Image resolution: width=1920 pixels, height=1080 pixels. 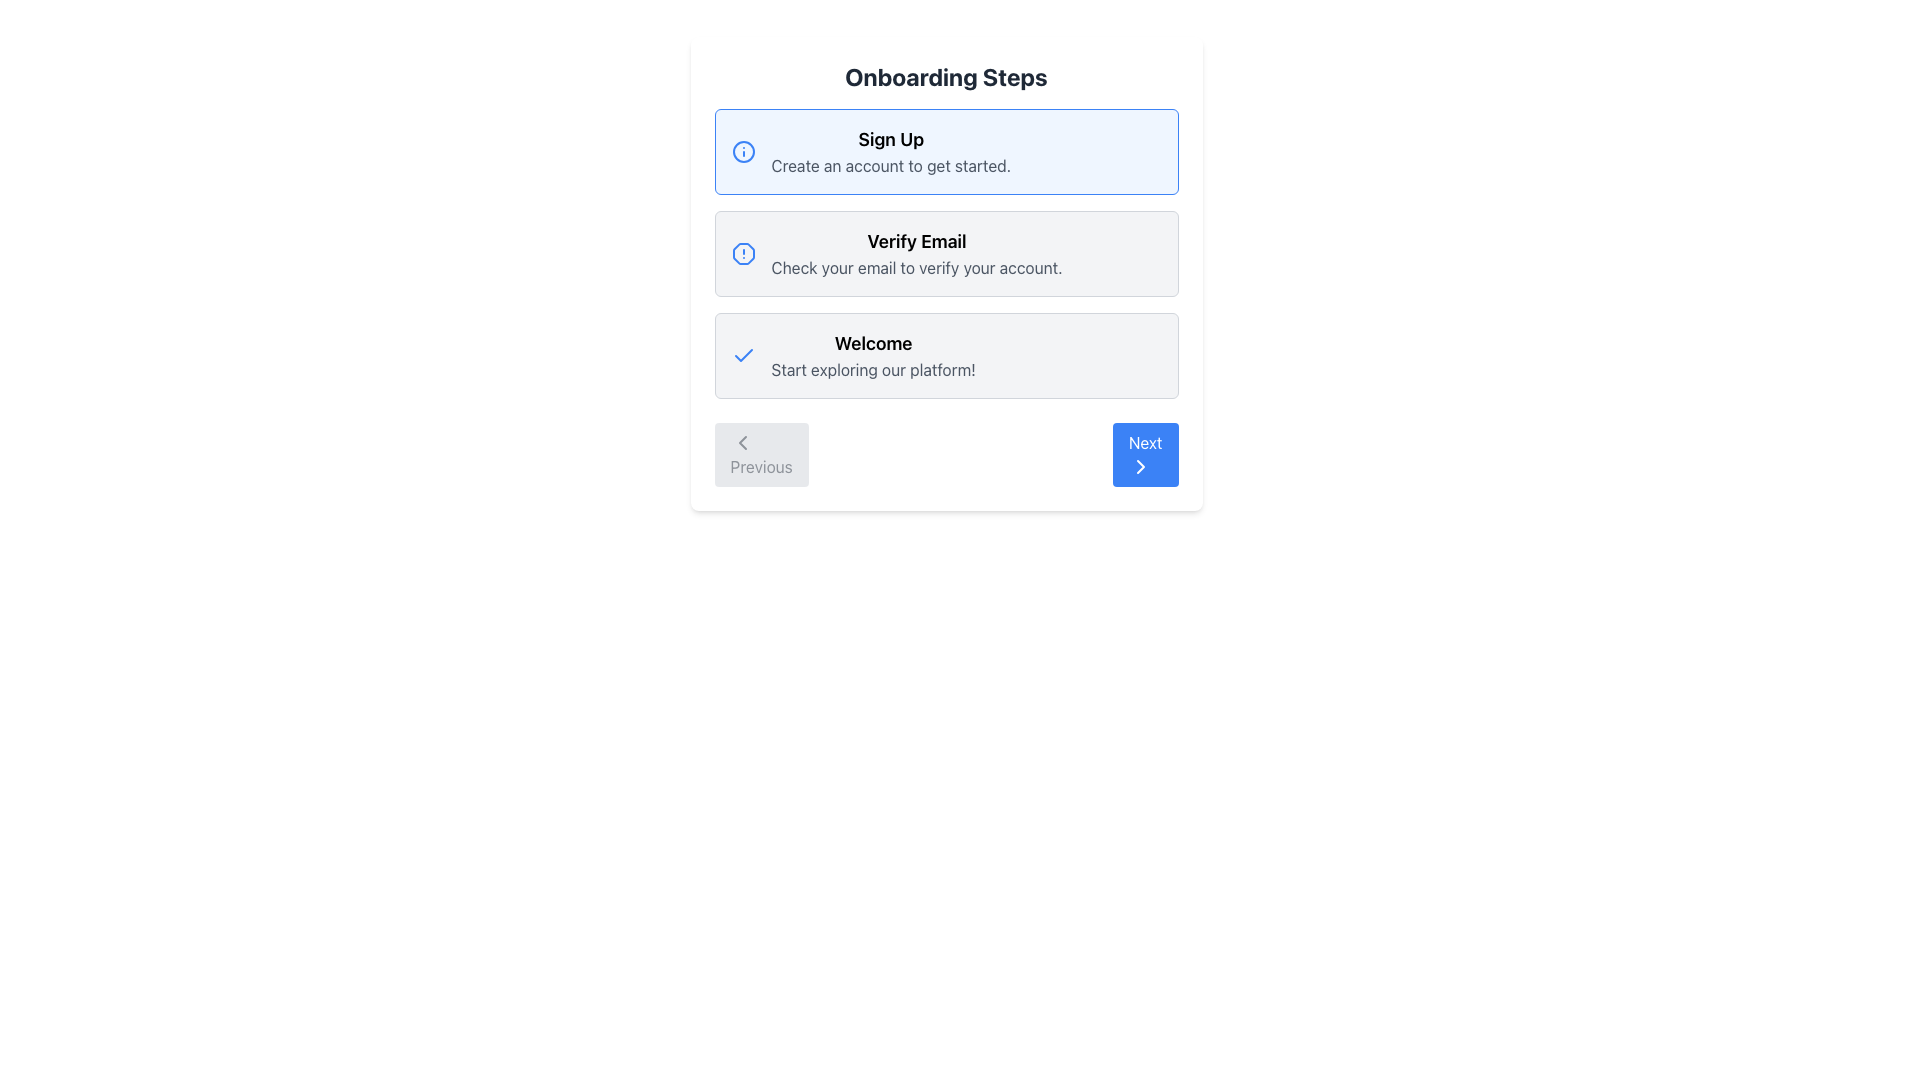 I want to click on the blue octagonal icon located to the left of the 'Verify Email' text in the second step of the onboarding steps list, so click(x=742, y=253).